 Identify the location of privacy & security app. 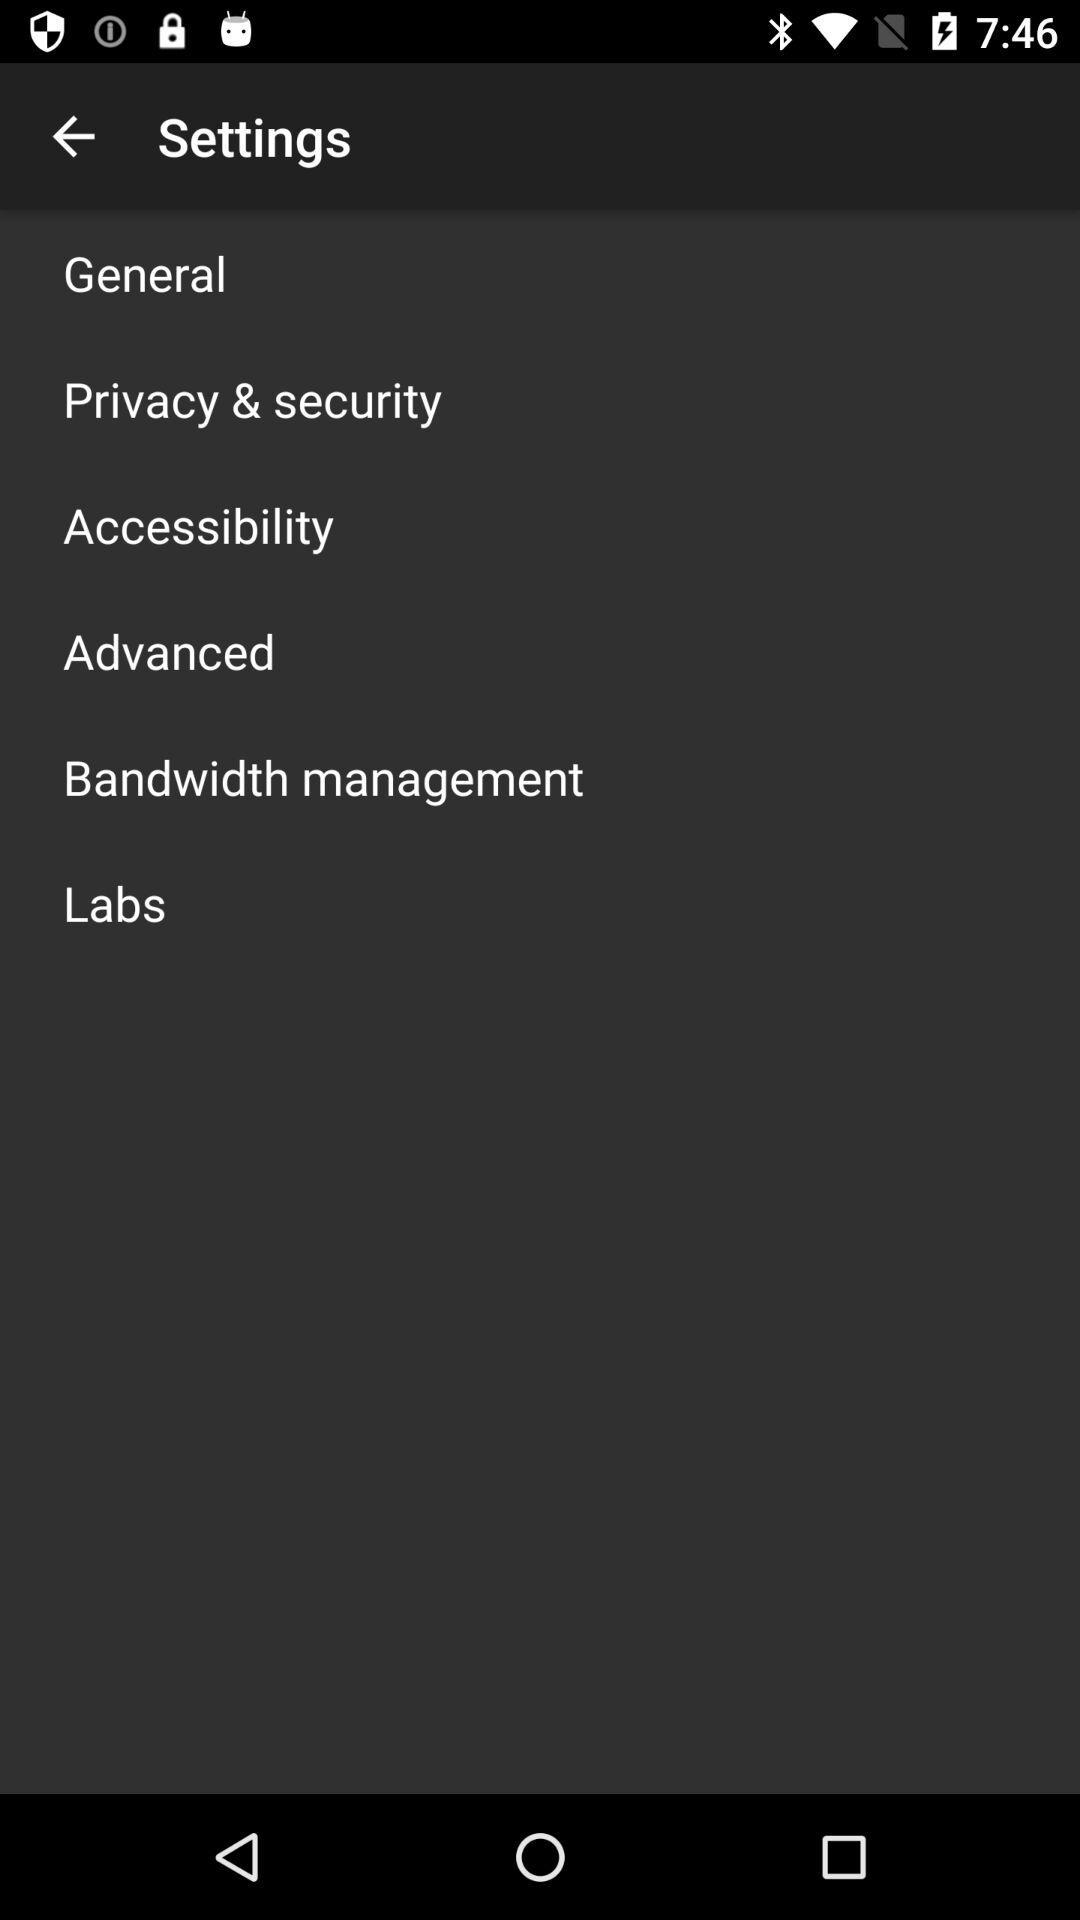
(251, 398).